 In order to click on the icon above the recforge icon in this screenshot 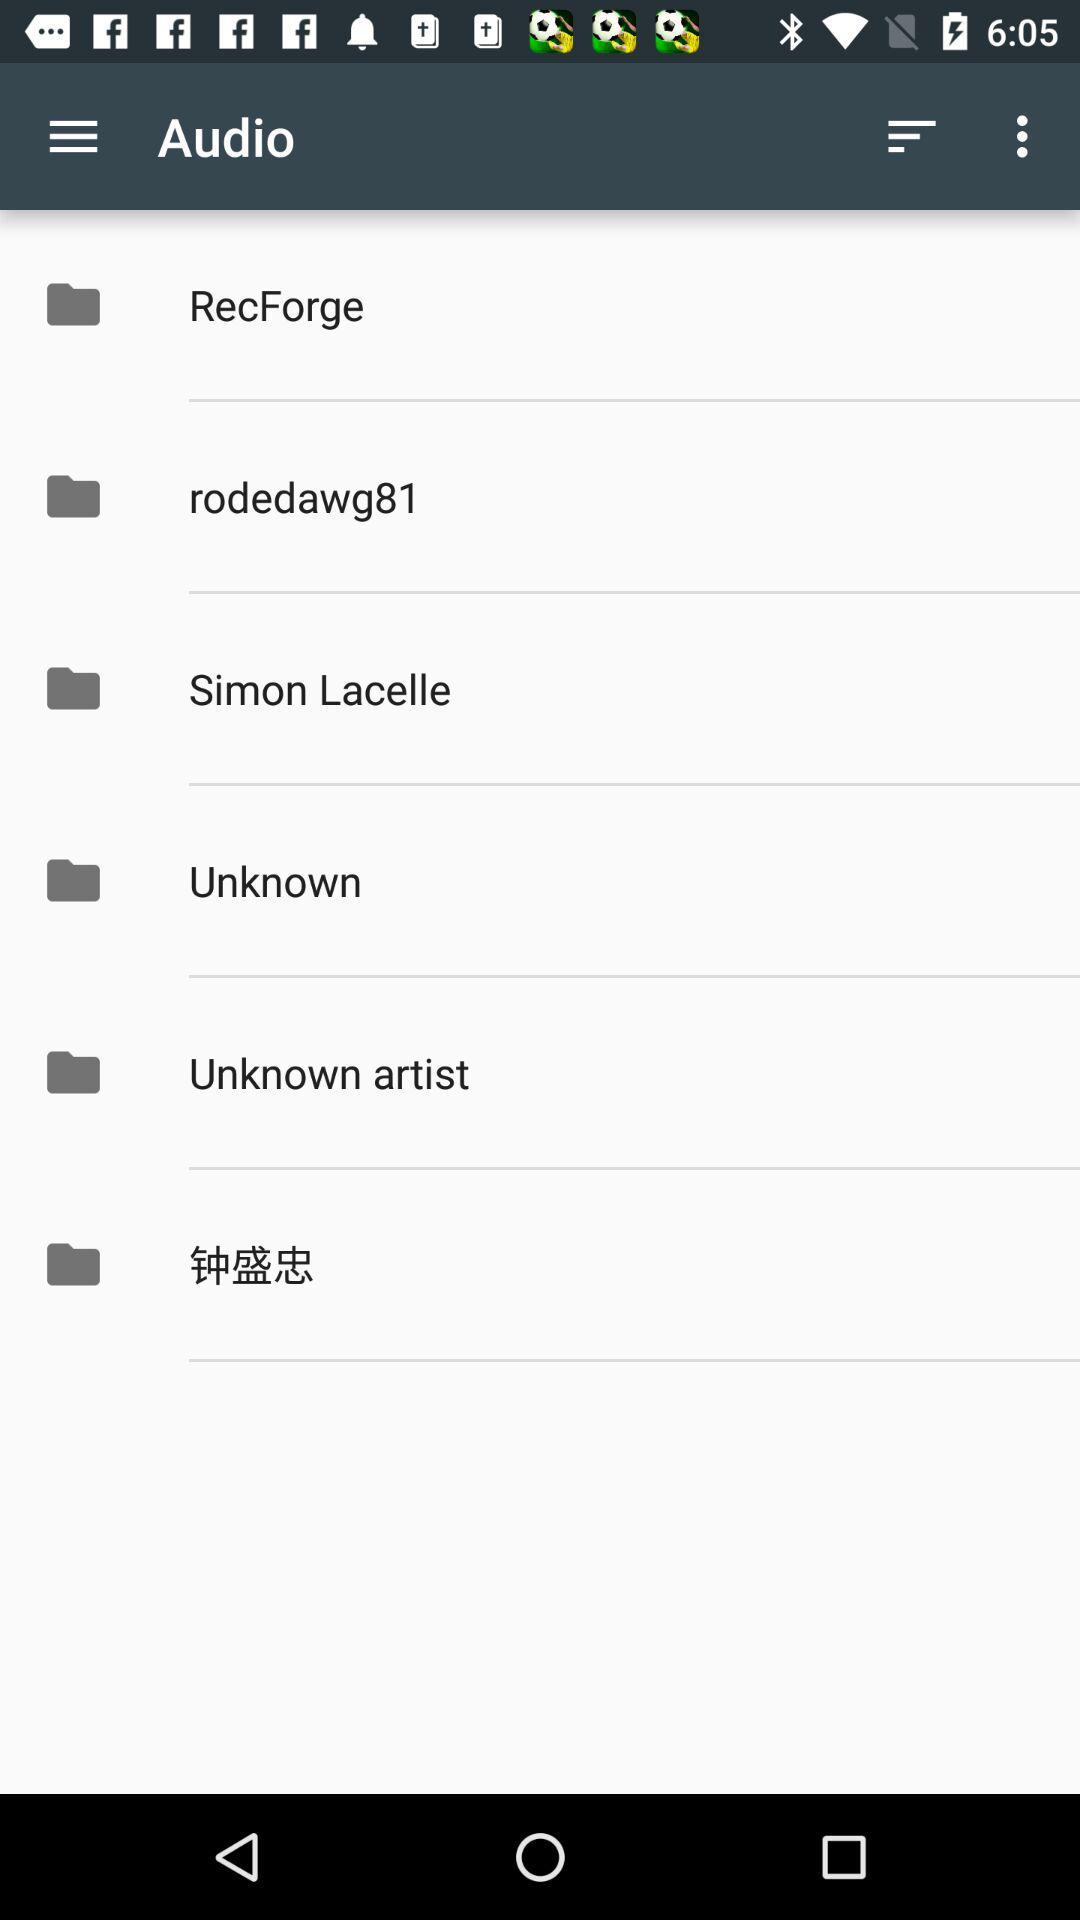, I will do `click(911, 135)`.